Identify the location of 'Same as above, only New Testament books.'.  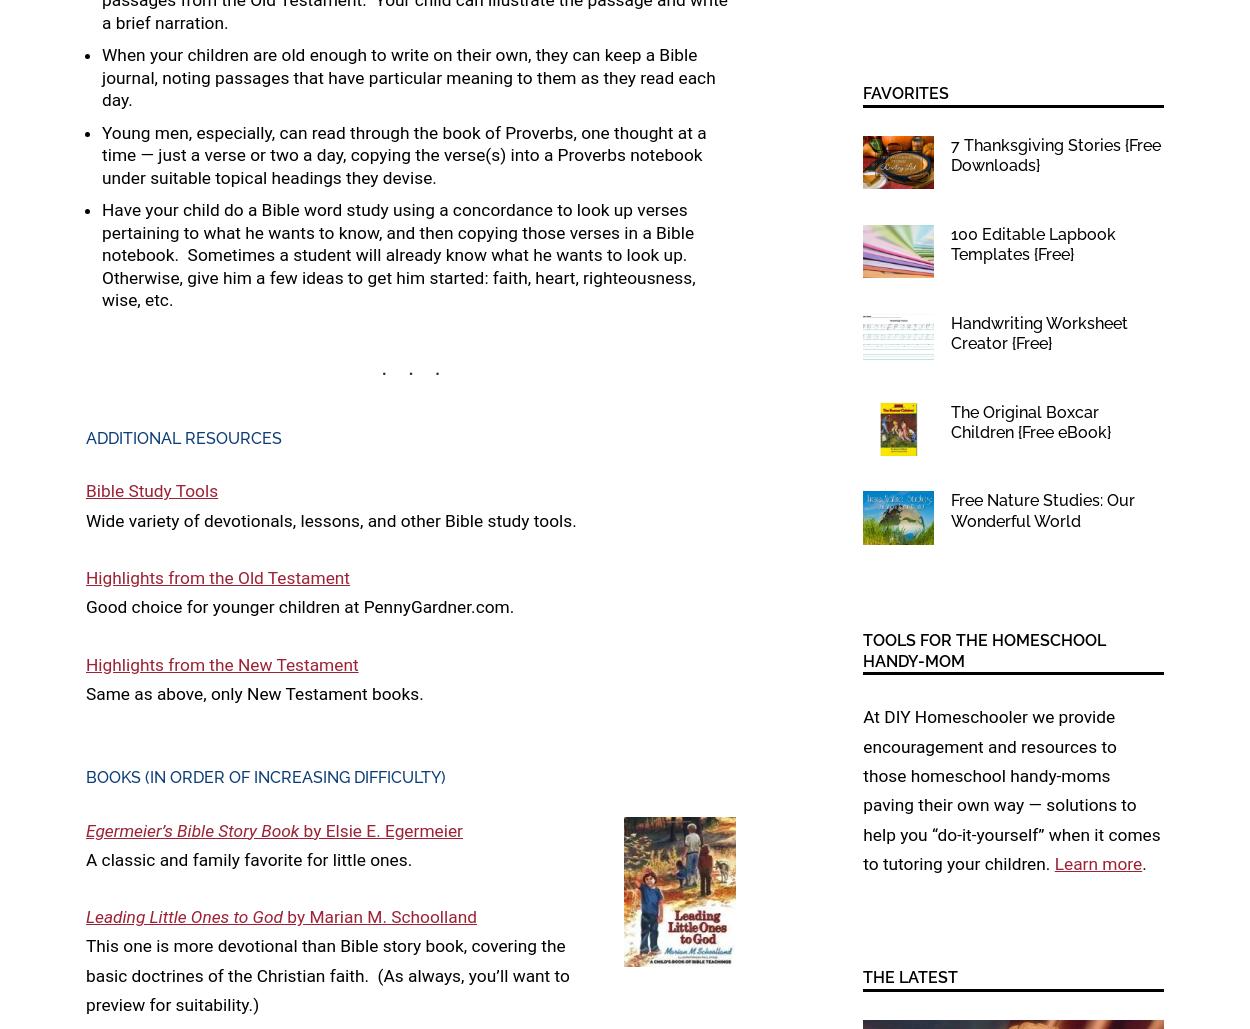
(254, 692).